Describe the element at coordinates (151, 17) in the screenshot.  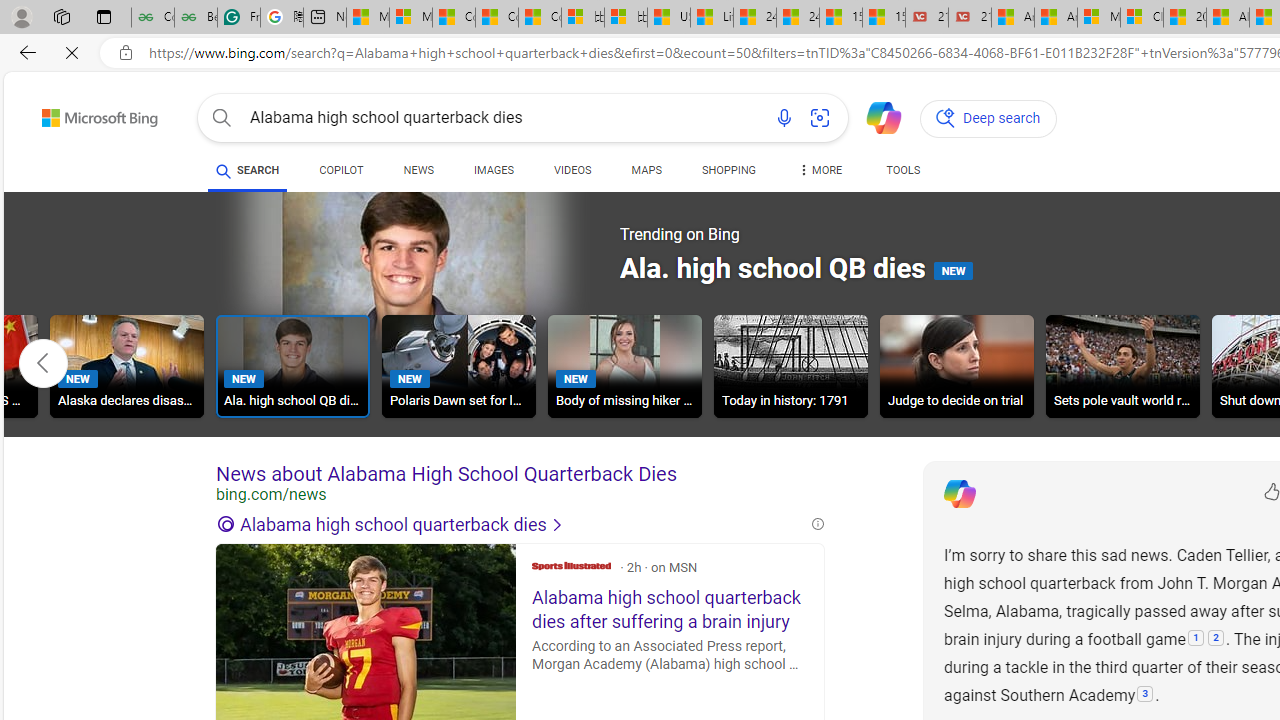
I see `'Complete Guide to Arrays Data Structure - GeeksforGeeks'` at that location.